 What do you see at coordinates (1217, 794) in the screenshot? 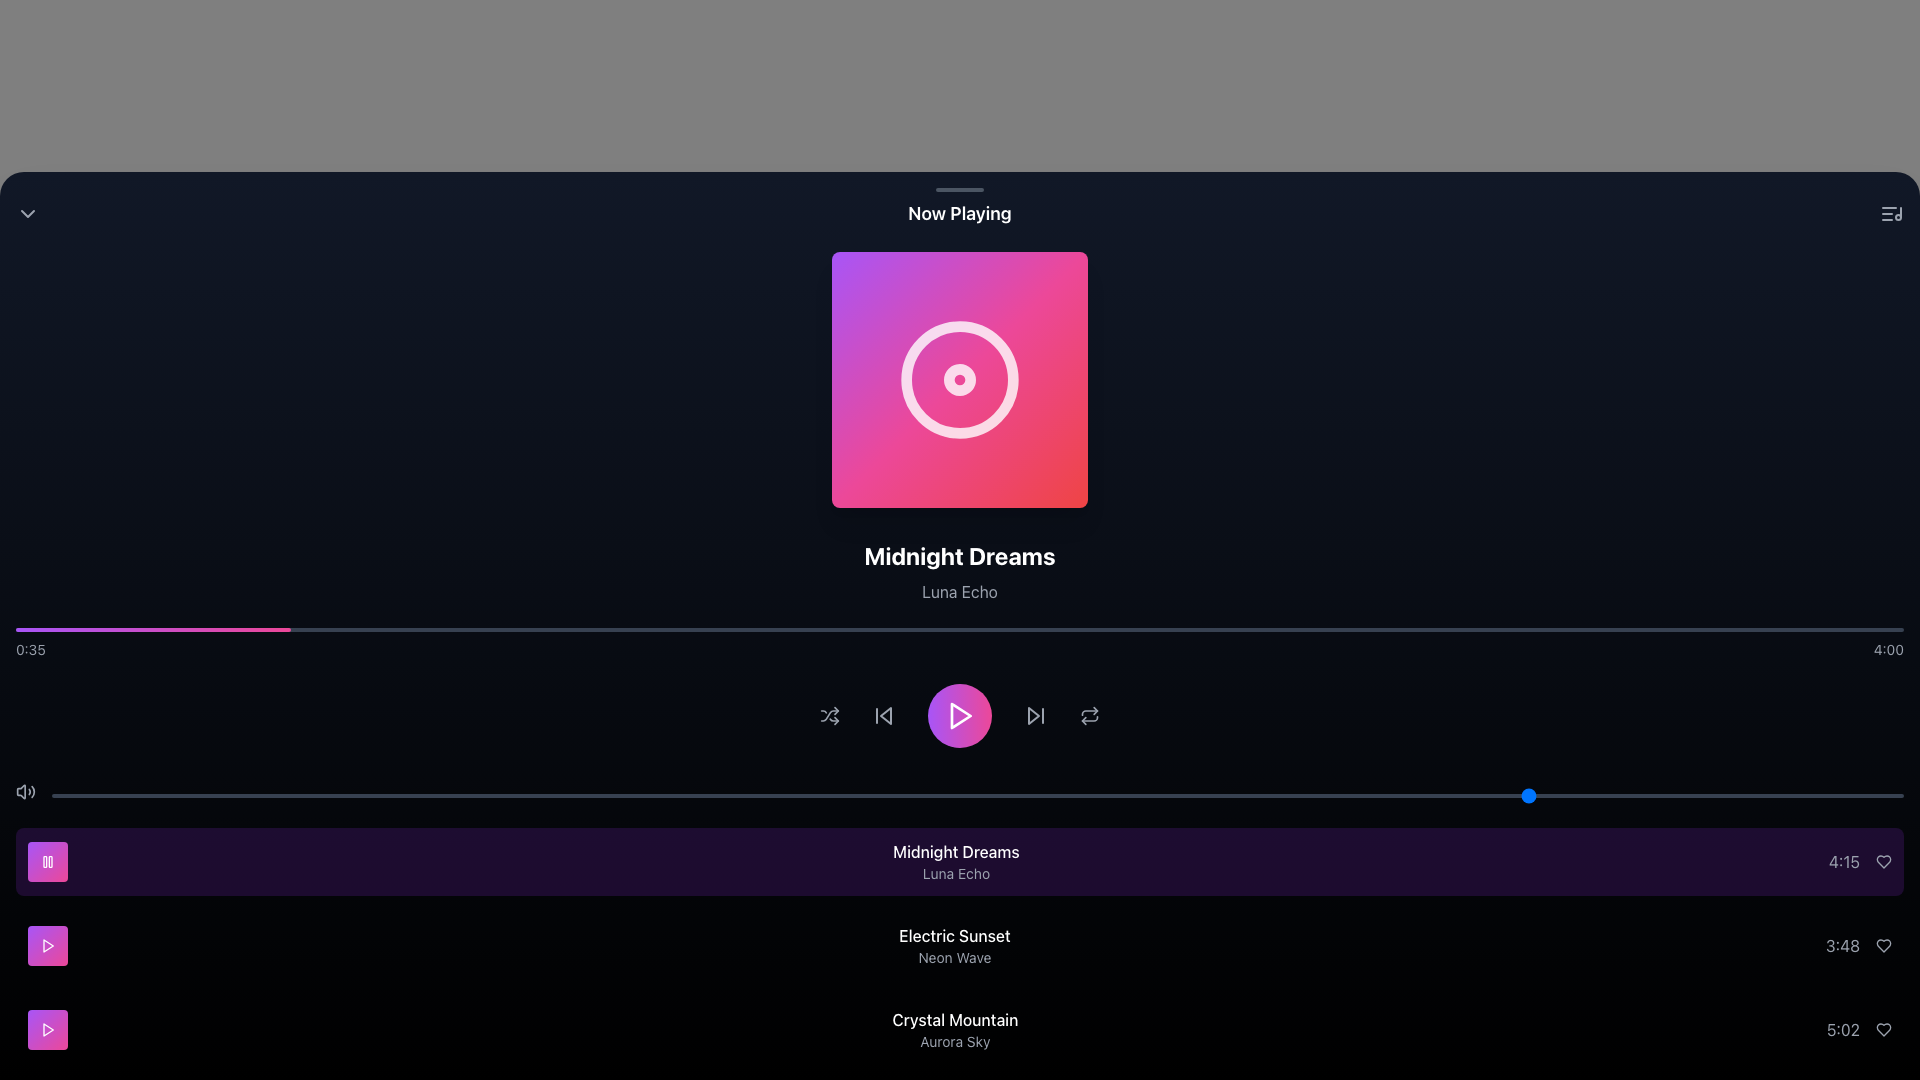
I see `the slider value` at bounding box center [1217, 794].